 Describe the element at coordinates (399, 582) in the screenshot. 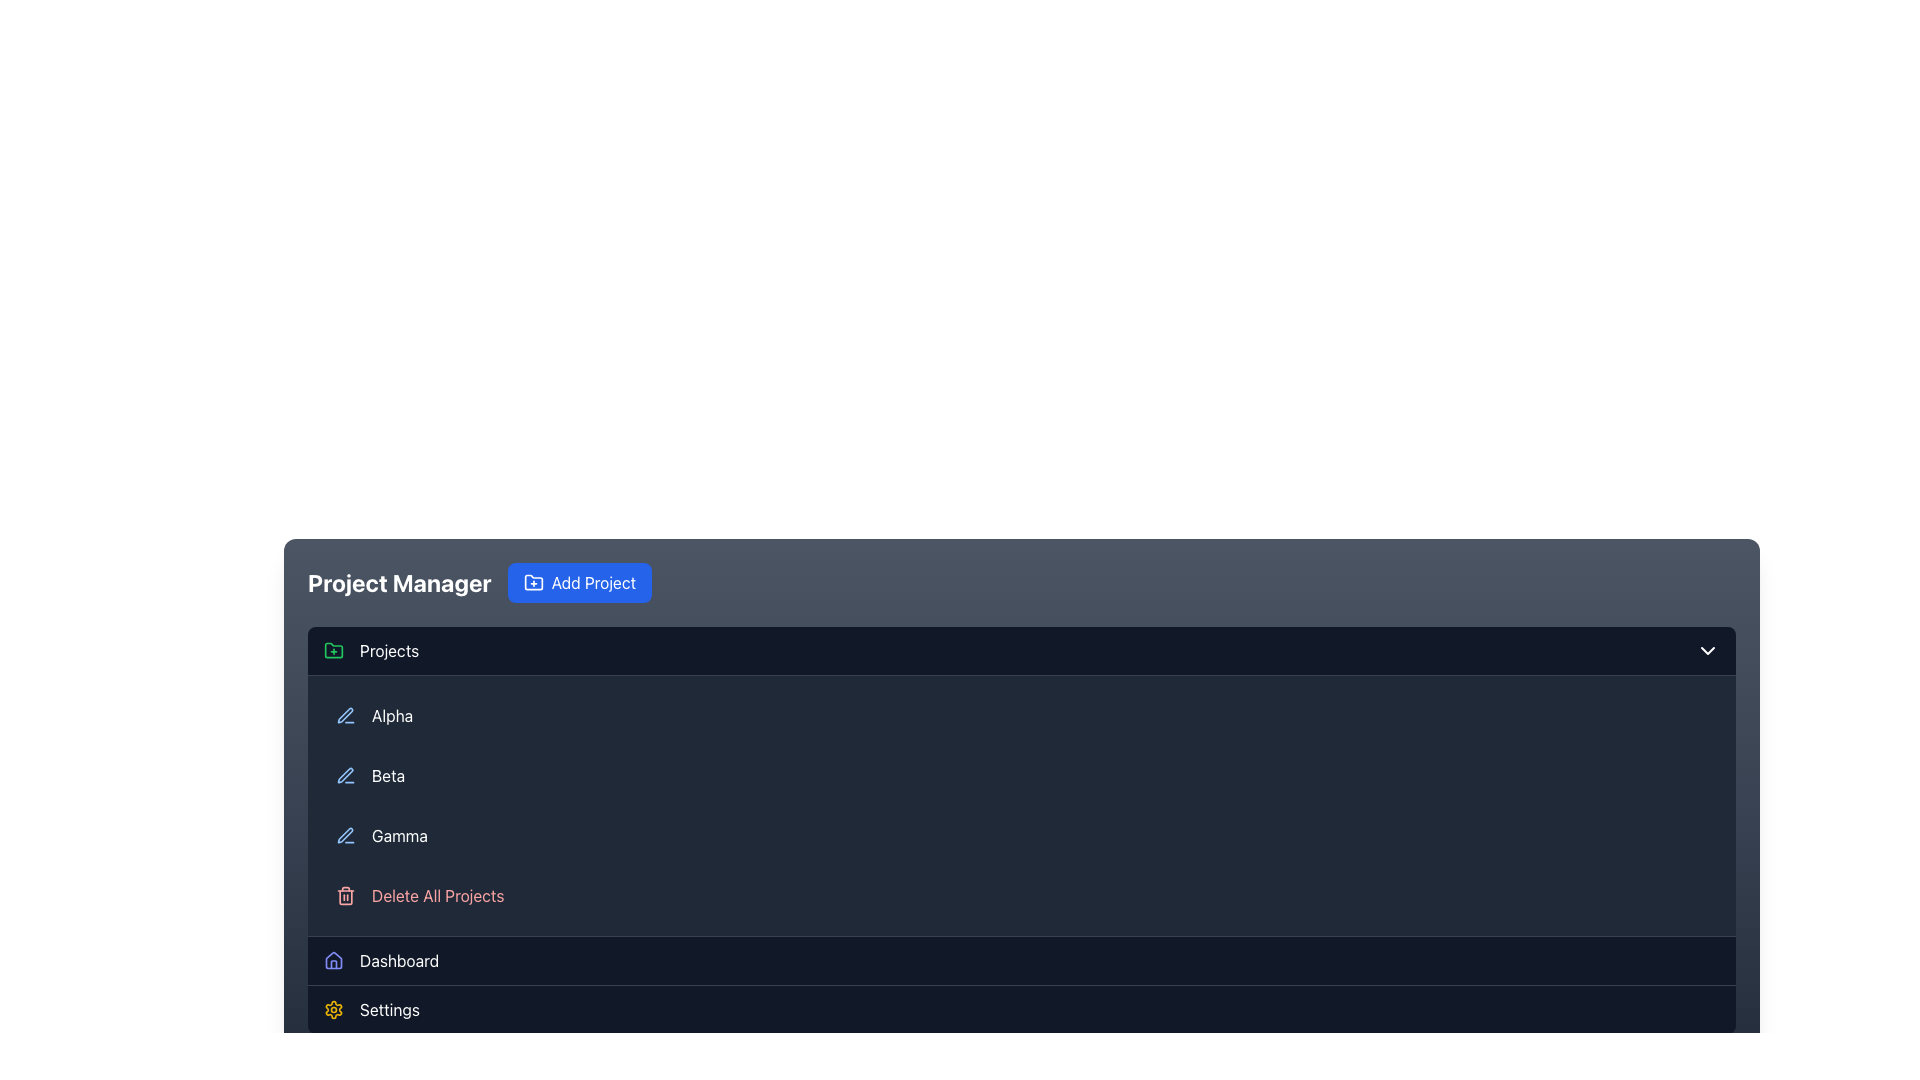

I see `the 'Project Manager' text label, which is a bold and large font heading located at the top-left section of the toolbar area with a dark background` at that location.